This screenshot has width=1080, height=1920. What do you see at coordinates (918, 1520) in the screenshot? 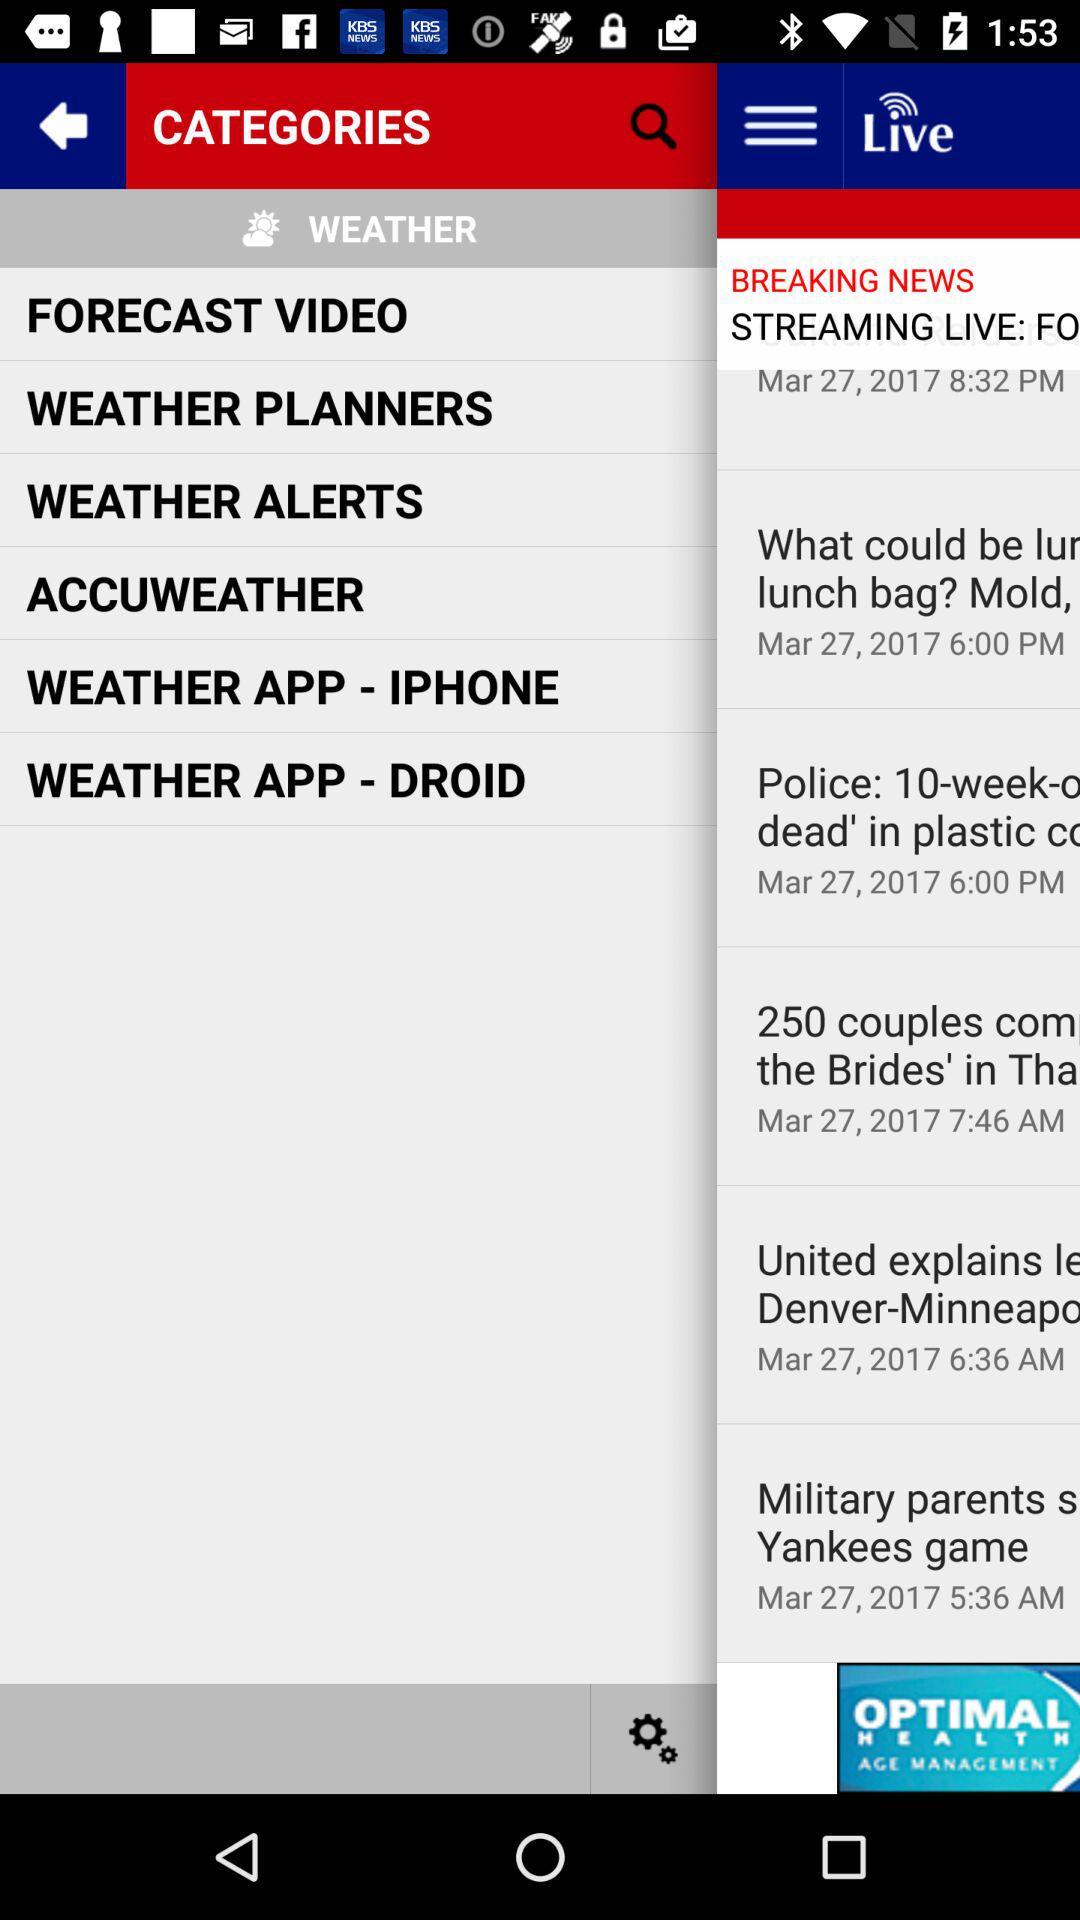
I see `the military parents surprise icon` at bounding box center [918, 1520].